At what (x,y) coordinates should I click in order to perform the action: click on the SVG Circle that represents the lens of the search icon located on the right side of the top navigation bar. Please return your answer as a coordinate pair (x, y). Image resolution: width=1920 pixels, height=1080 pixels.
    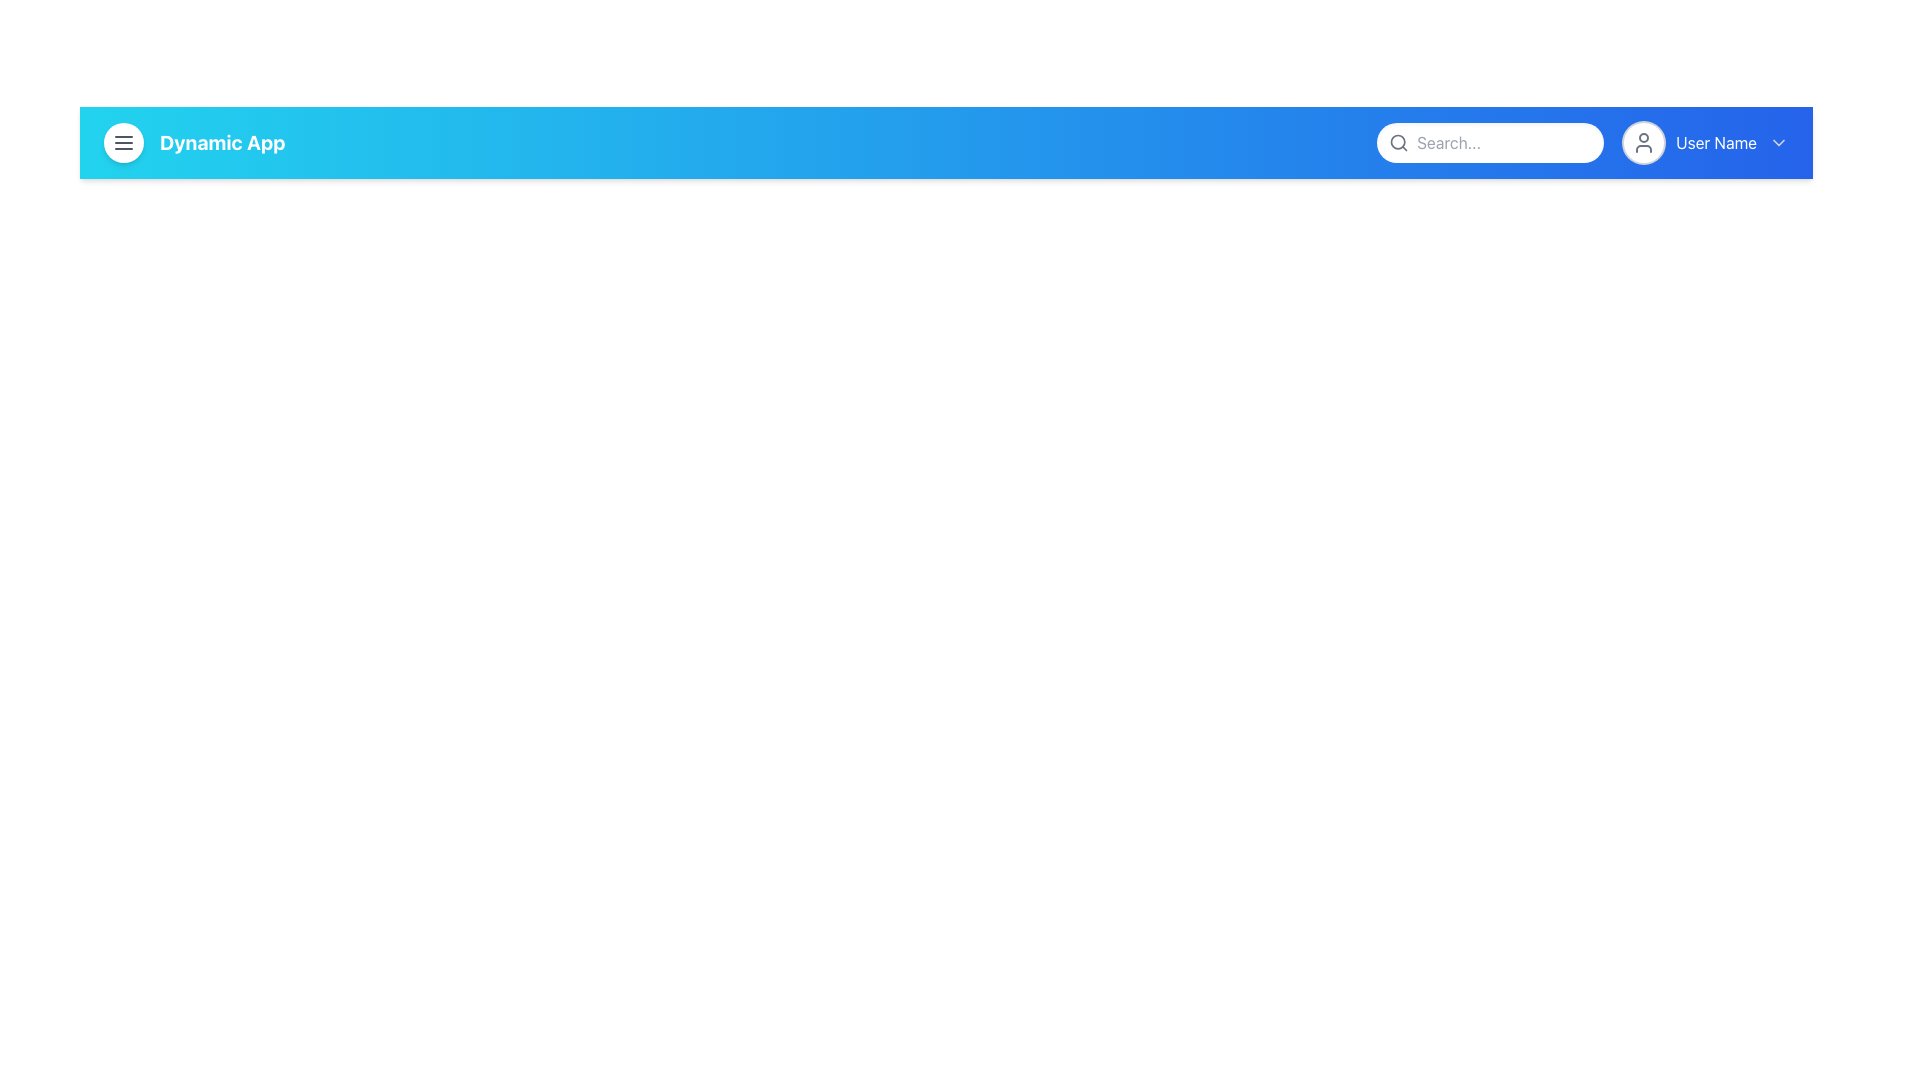
    Looking at the image, I should click on (1397, 141).